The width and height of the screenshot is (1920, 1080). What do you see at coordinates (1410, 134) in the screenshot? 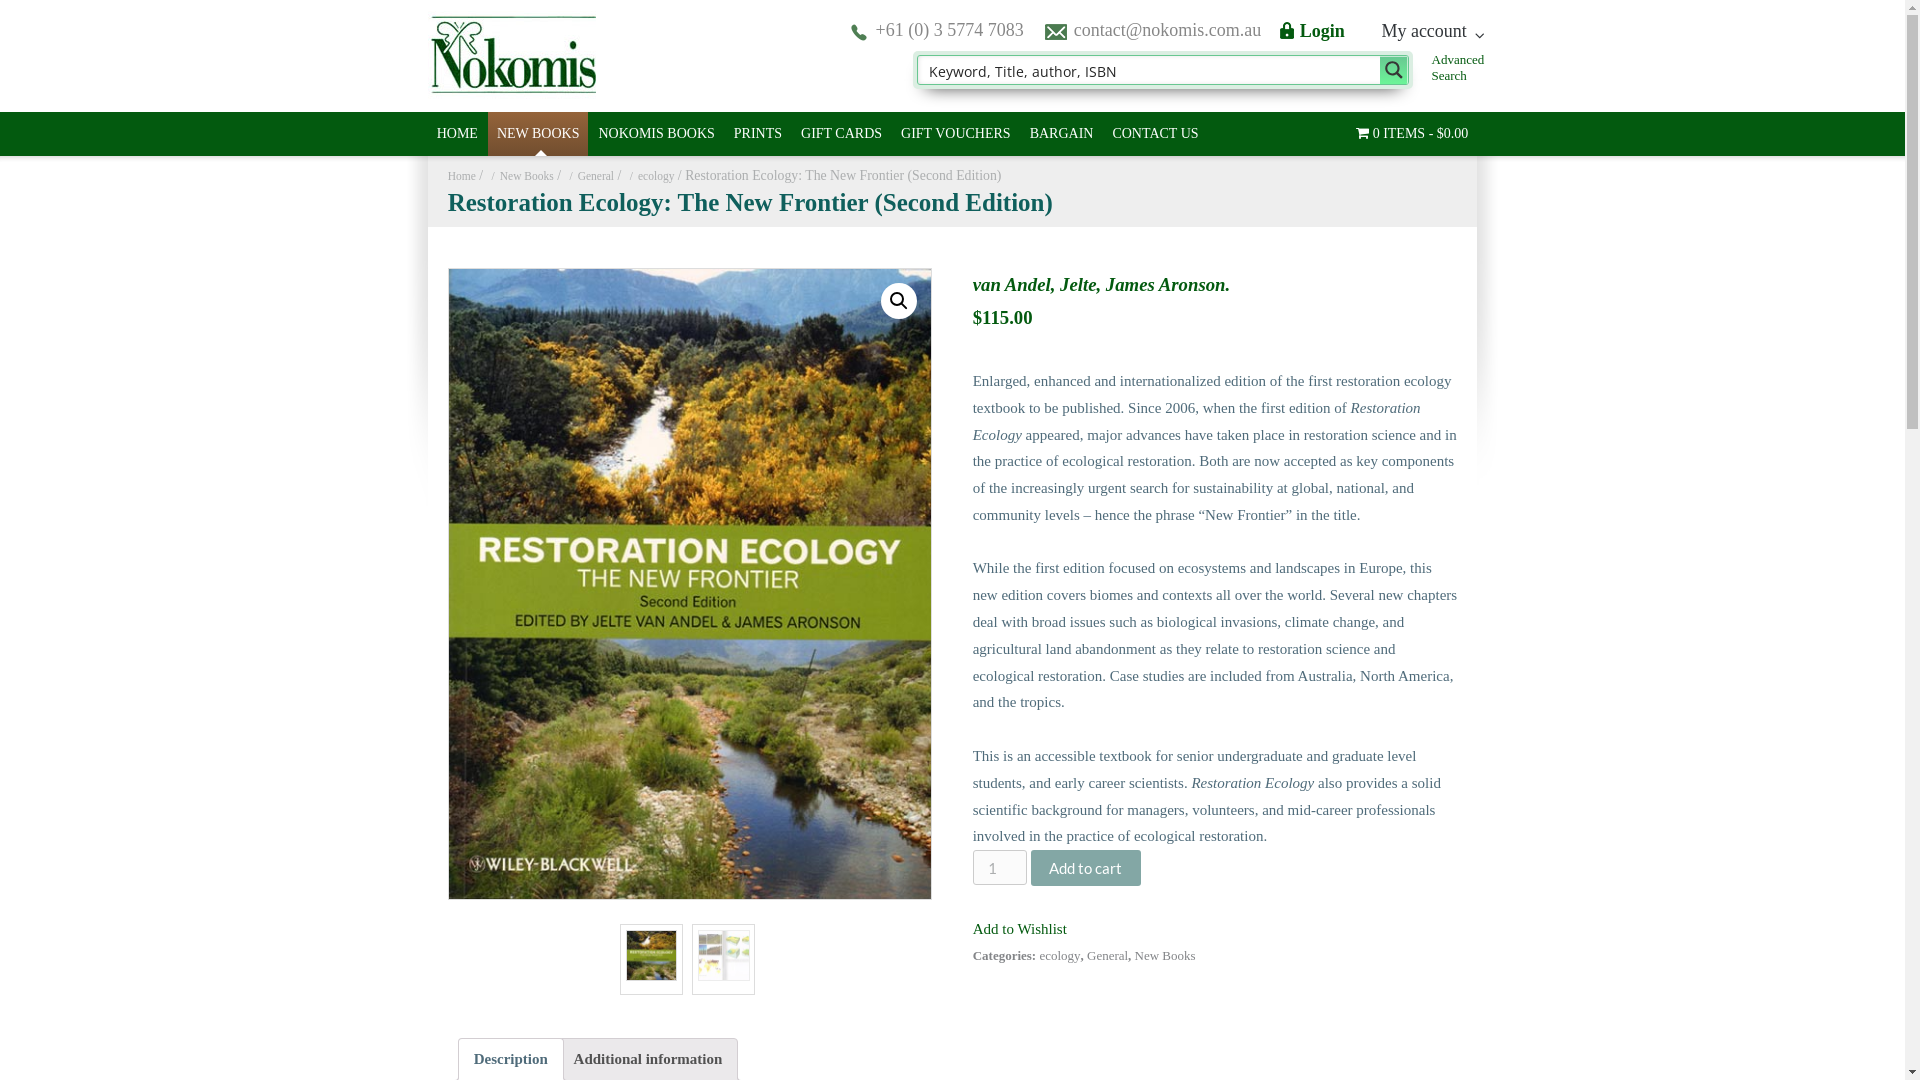
I see `'0 ITEMS$0.00'` at bounding box center [1410, 134].